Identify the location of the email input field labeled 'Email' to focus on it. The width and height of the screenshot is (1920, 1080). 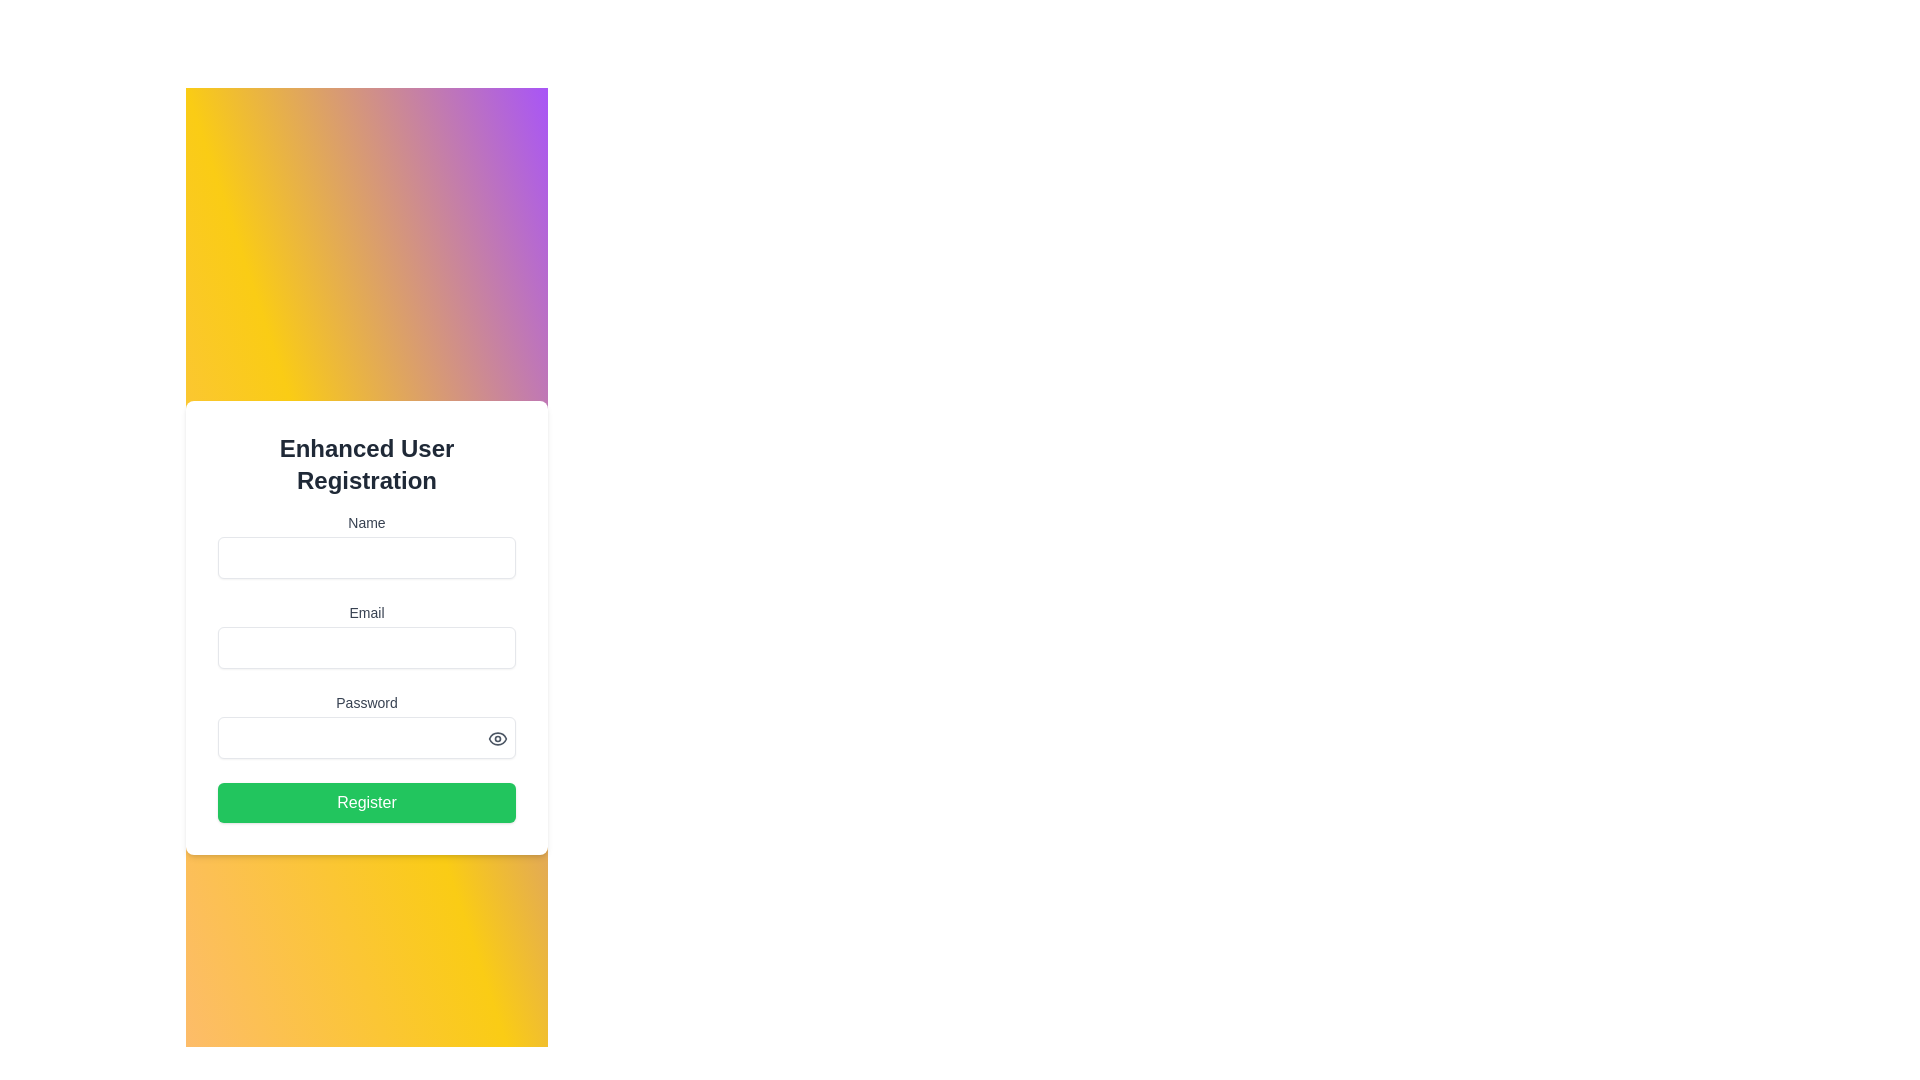
(366, 636).